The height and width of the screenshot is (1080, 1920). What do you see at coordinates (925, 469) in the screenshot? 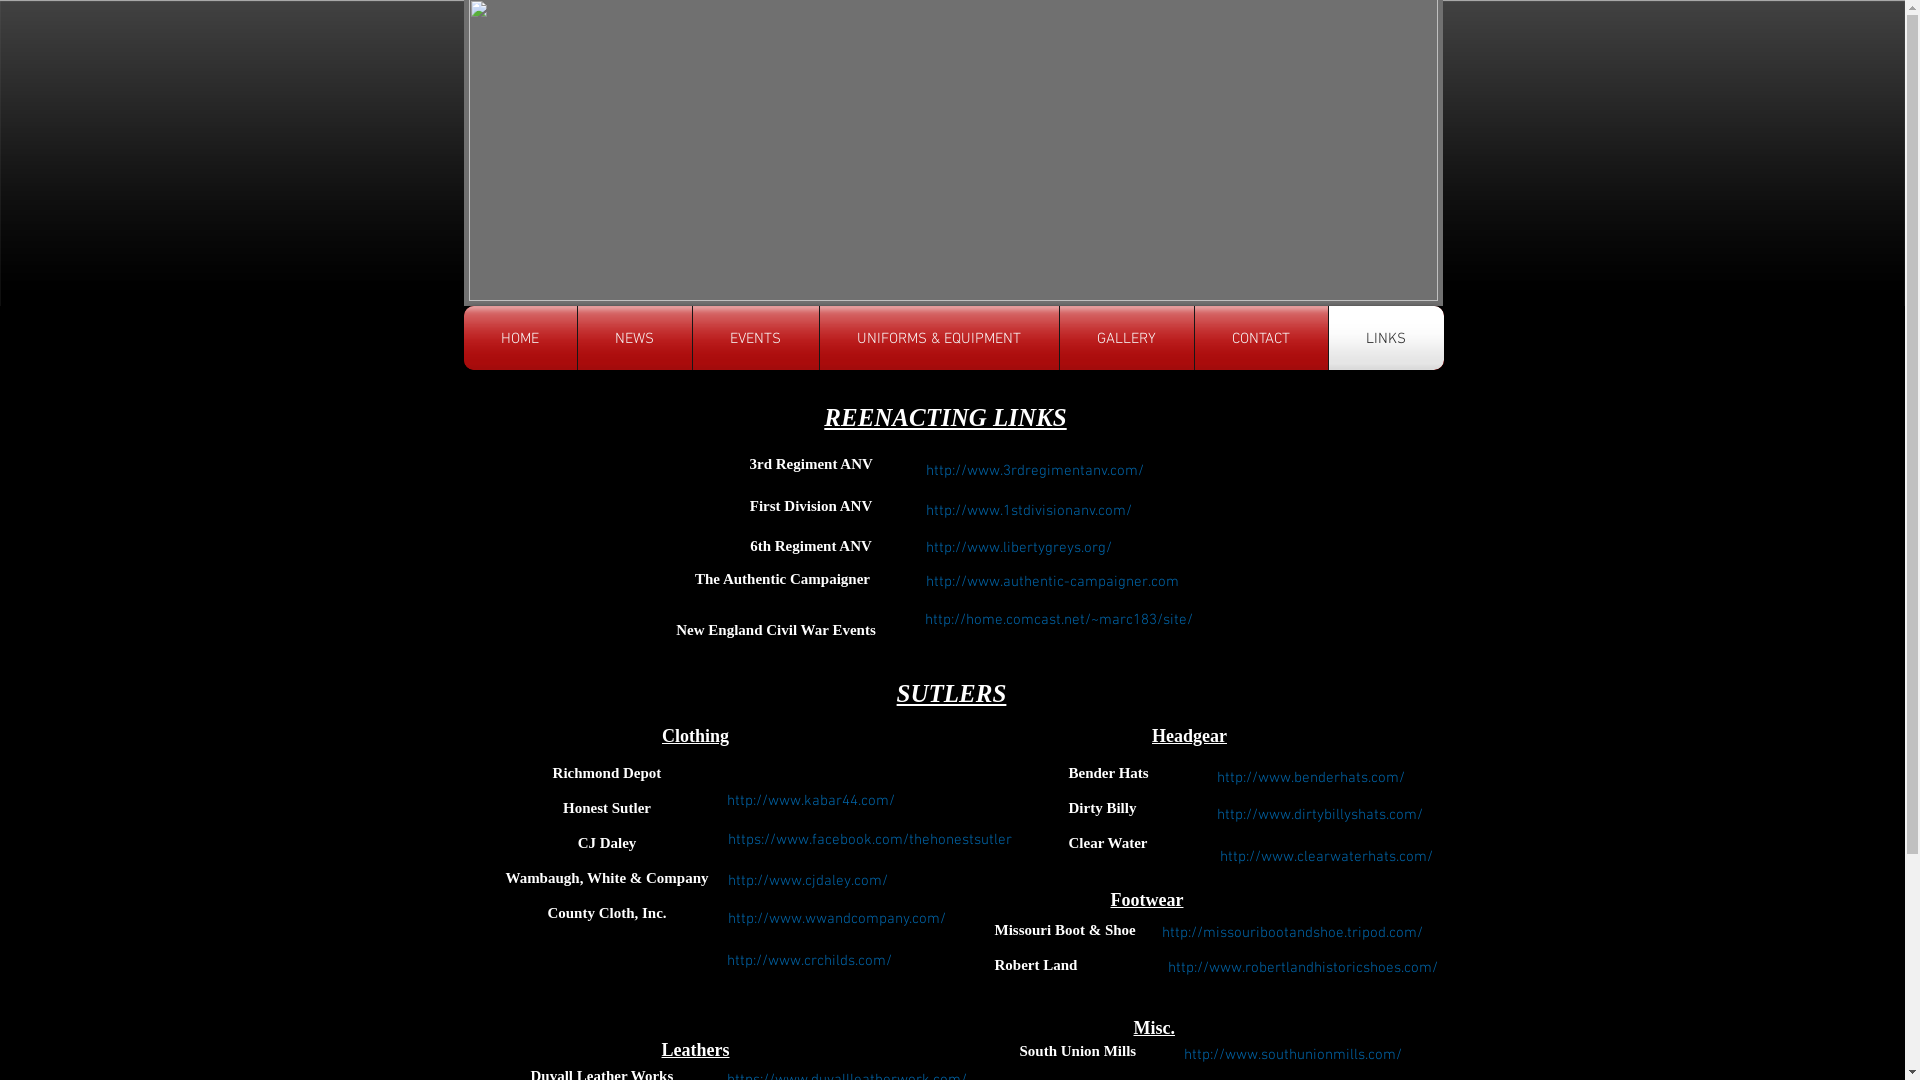
I see `'http://www.3rdregimentanv.com/'` at bounding box center [925, 469].